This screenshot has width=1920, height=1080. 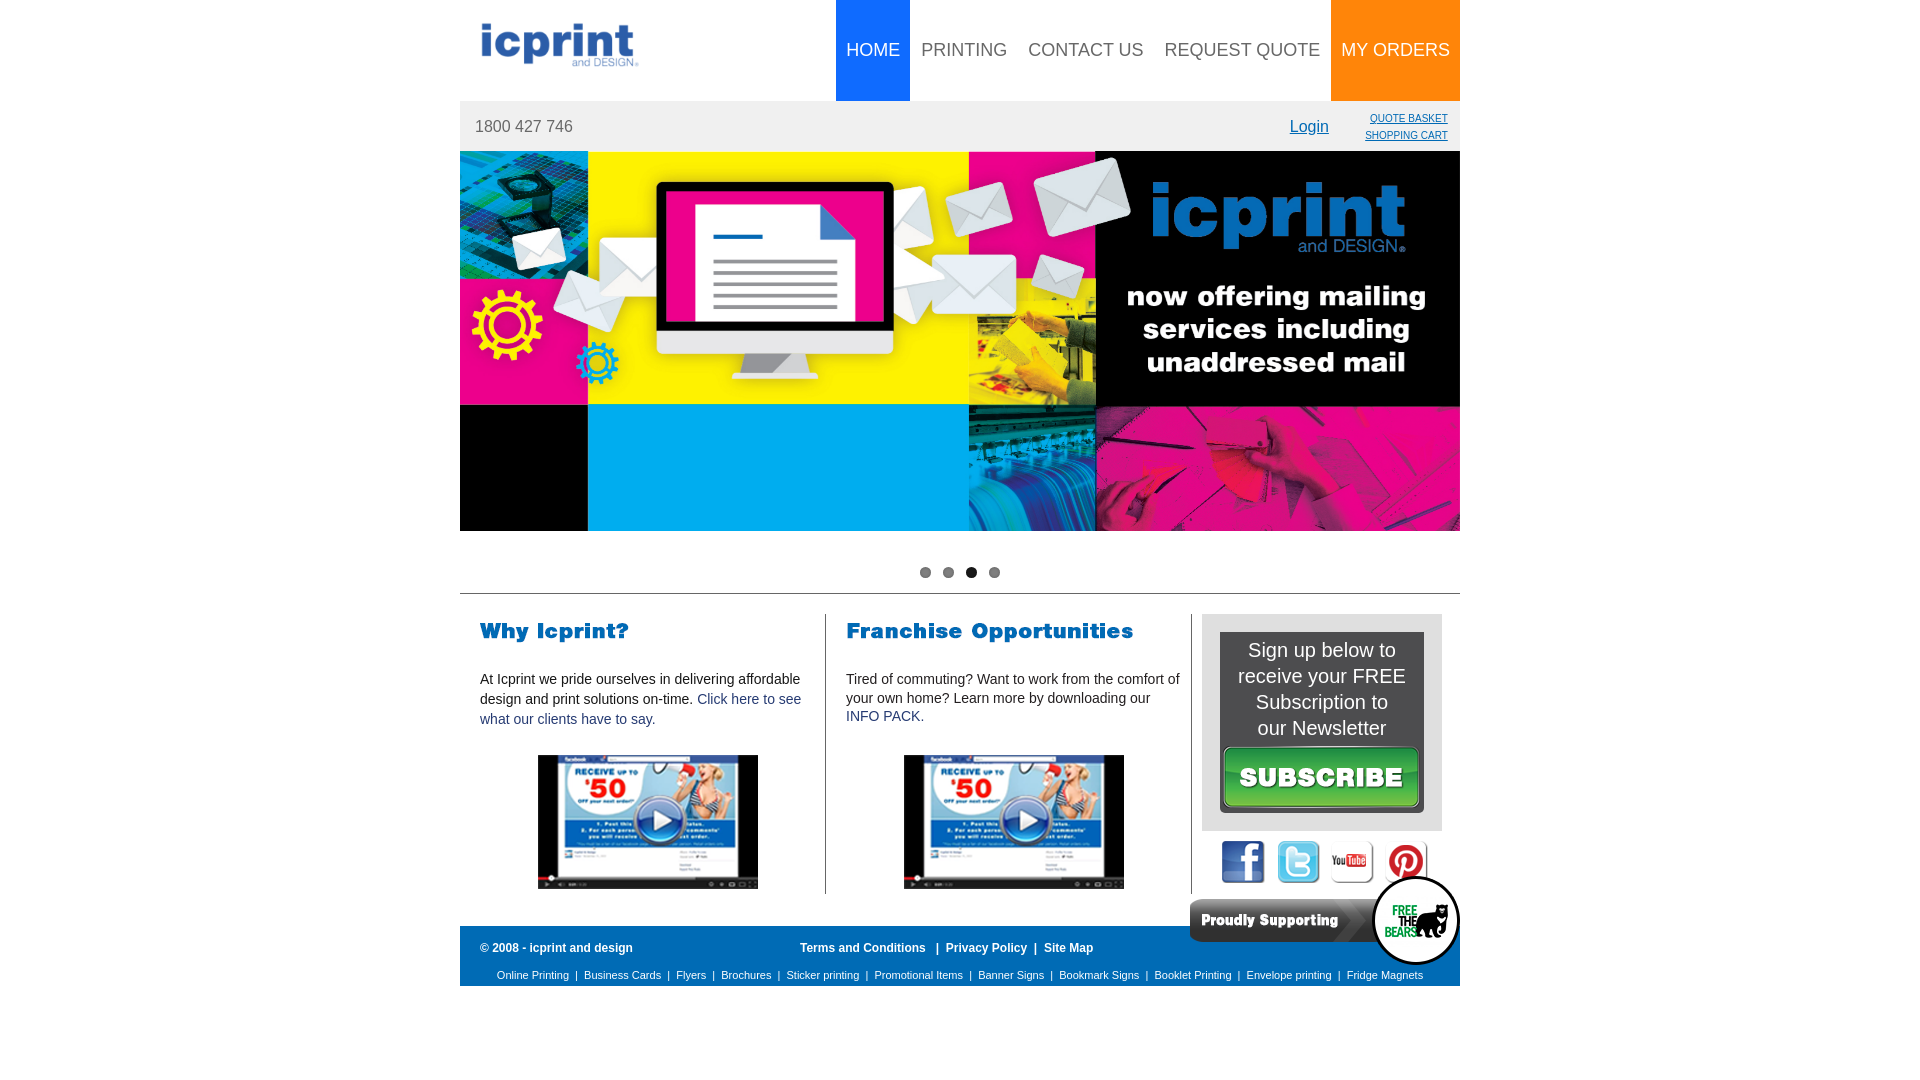 I want to click on 'Bookmark Signs', so click(x=1098, y=974).